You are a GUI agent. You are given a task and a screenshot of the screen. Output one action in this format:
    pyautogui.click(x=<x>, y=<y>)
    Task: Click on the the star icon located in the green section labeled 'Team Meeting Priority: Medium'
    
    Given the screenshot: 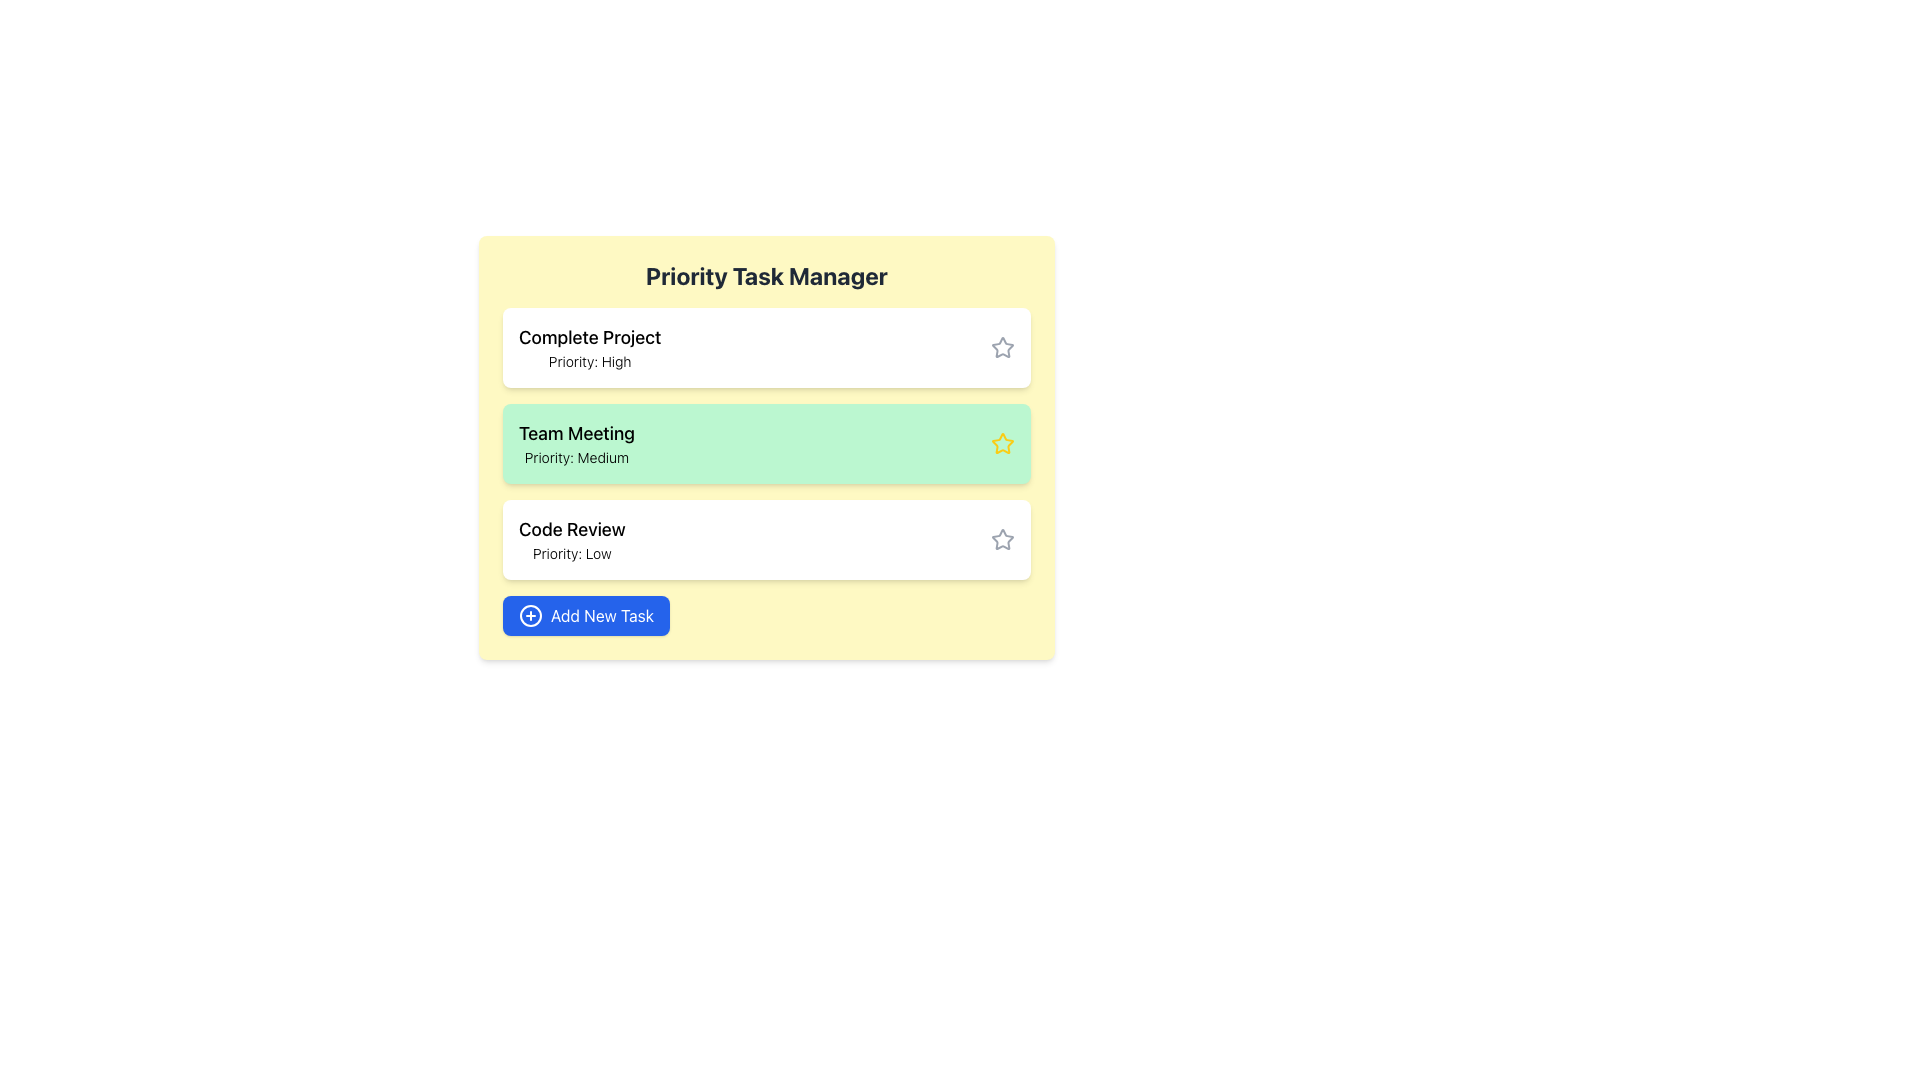 What is the action you would take?
    pyautogui.click(x=1002, y=442)
    